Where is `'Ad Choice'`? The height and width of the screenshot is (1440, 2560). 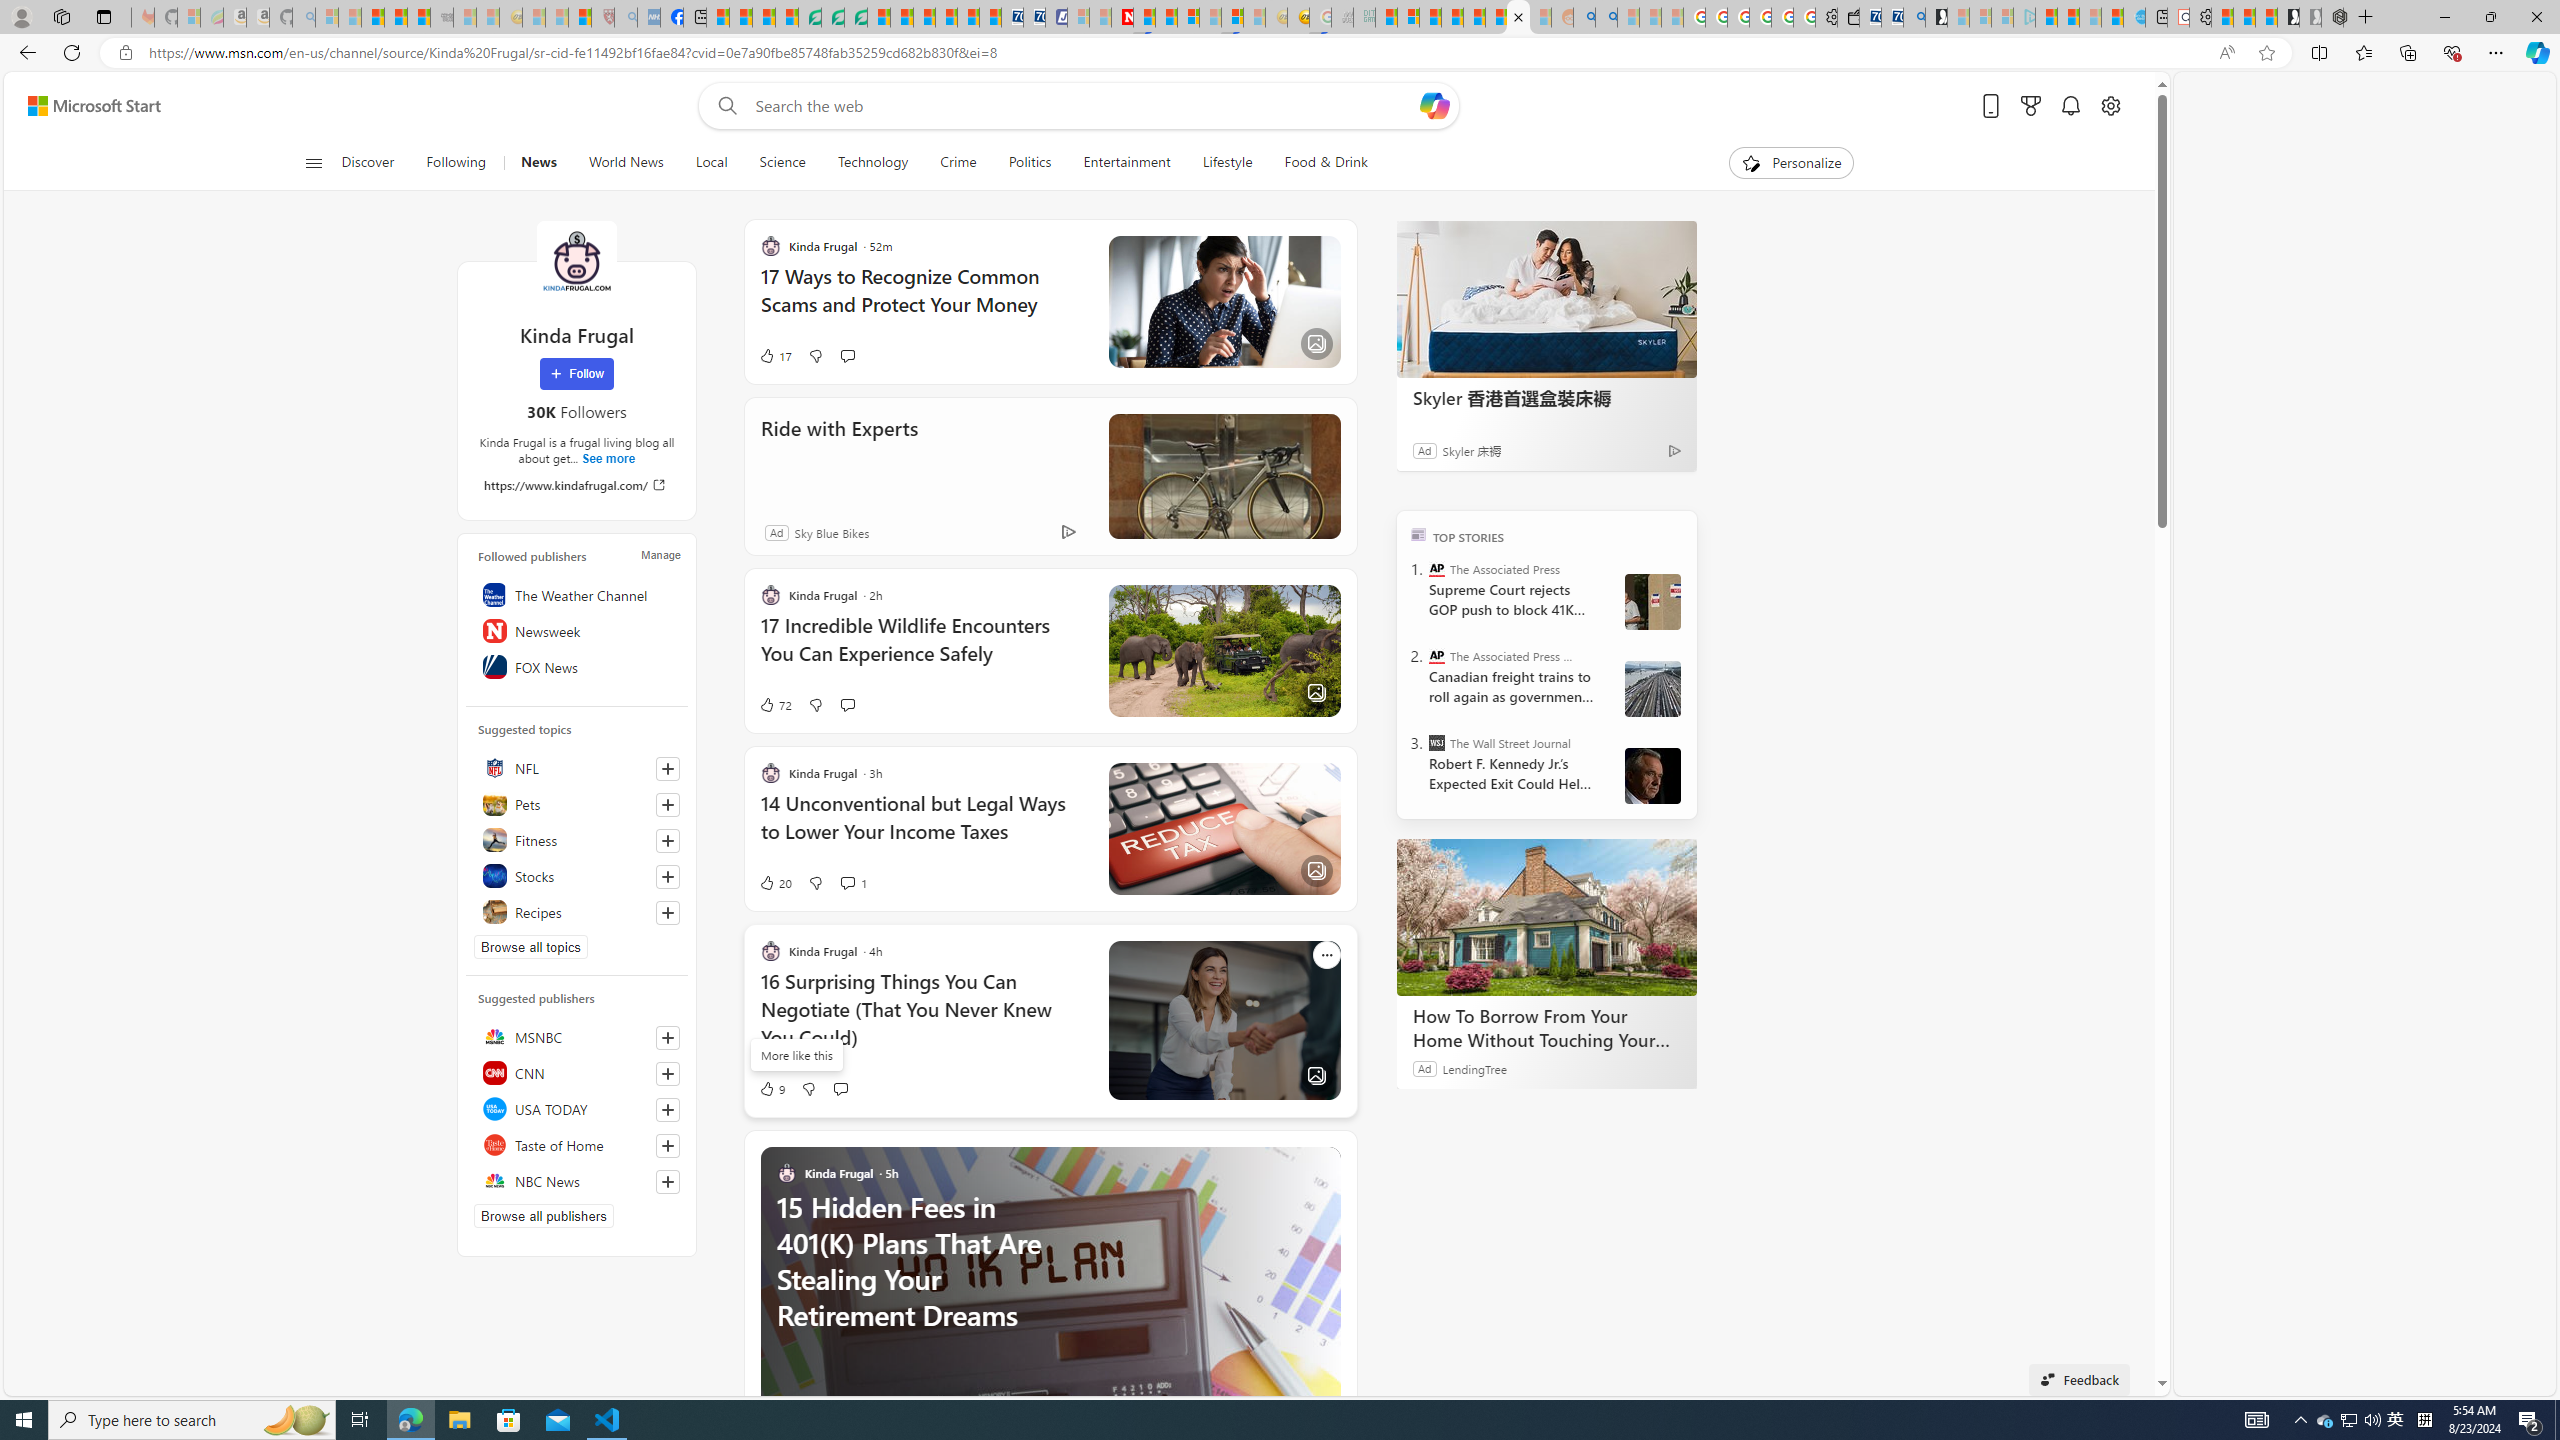 'Ad Choice' is located at coordinates (1067, 532).